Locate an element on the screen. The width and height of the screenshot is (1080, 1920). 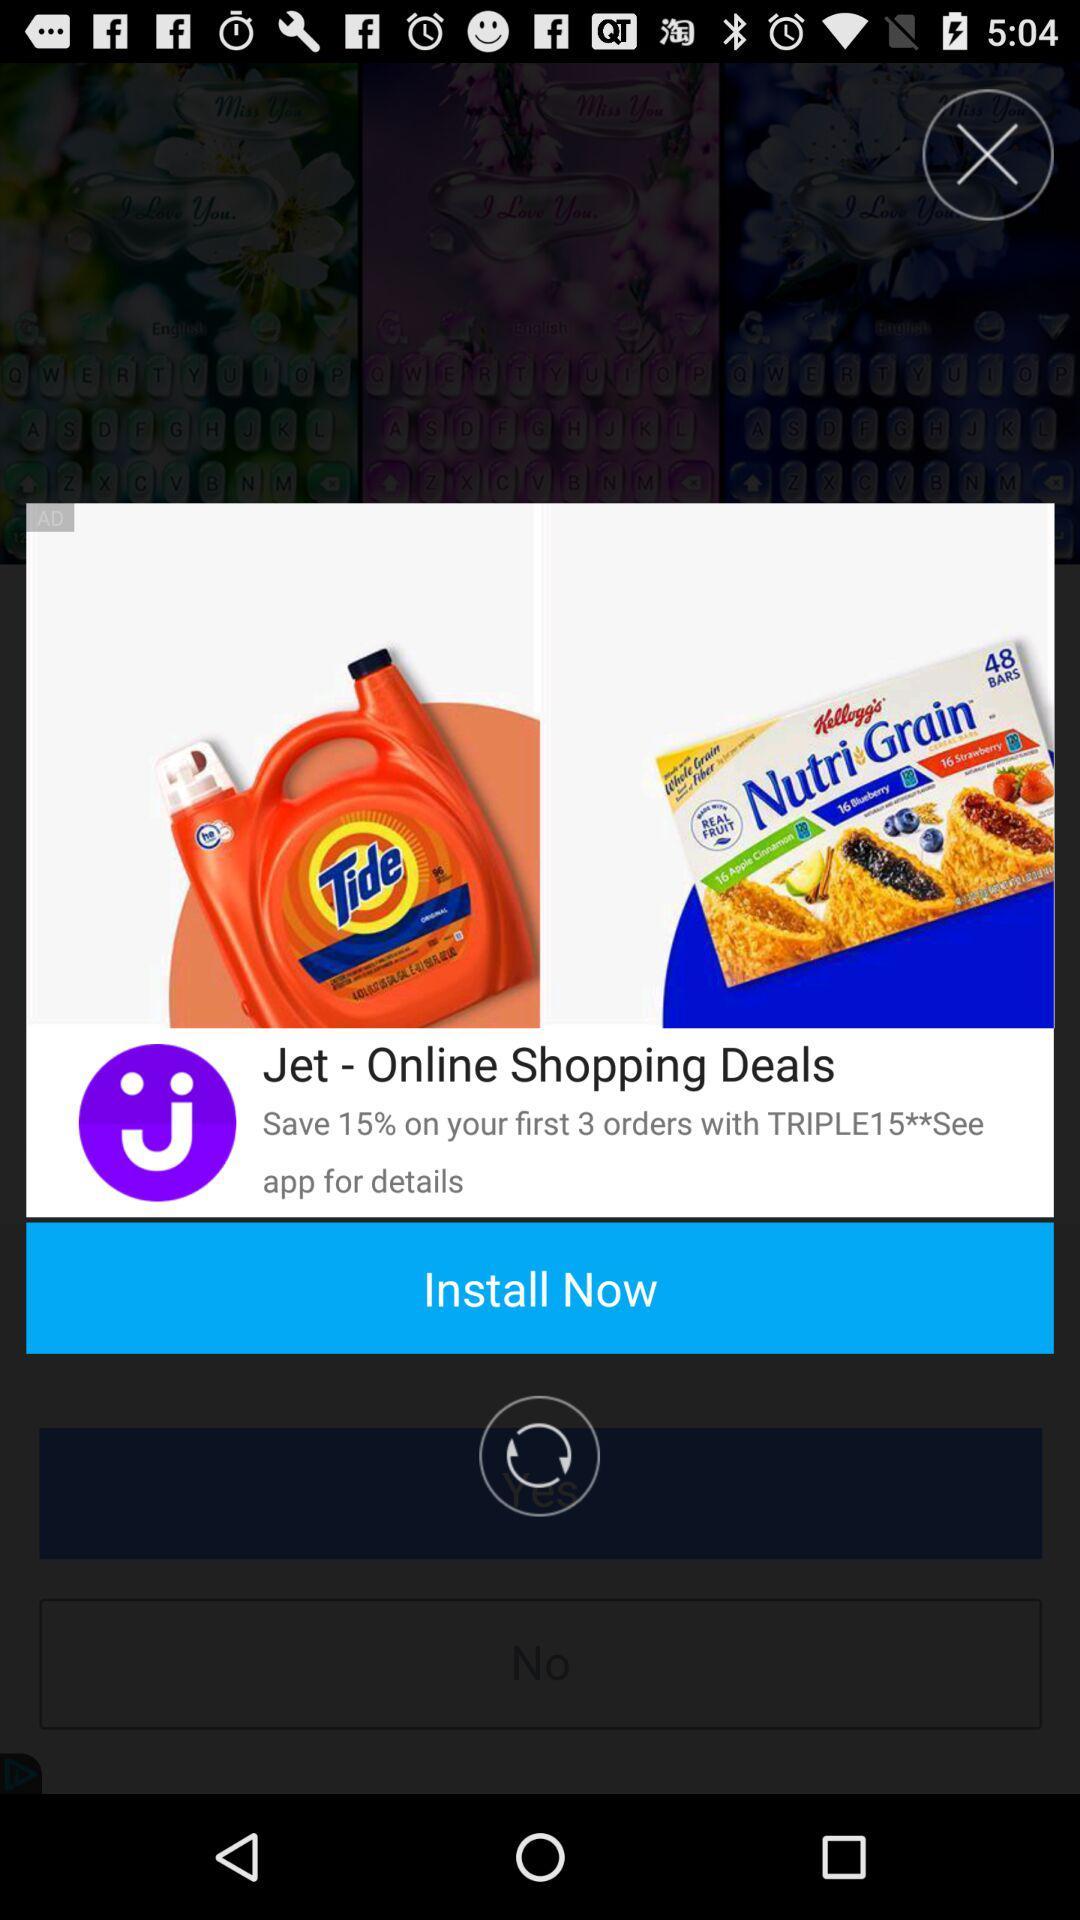
the emoji icon is located at coordinates (156, 1200).